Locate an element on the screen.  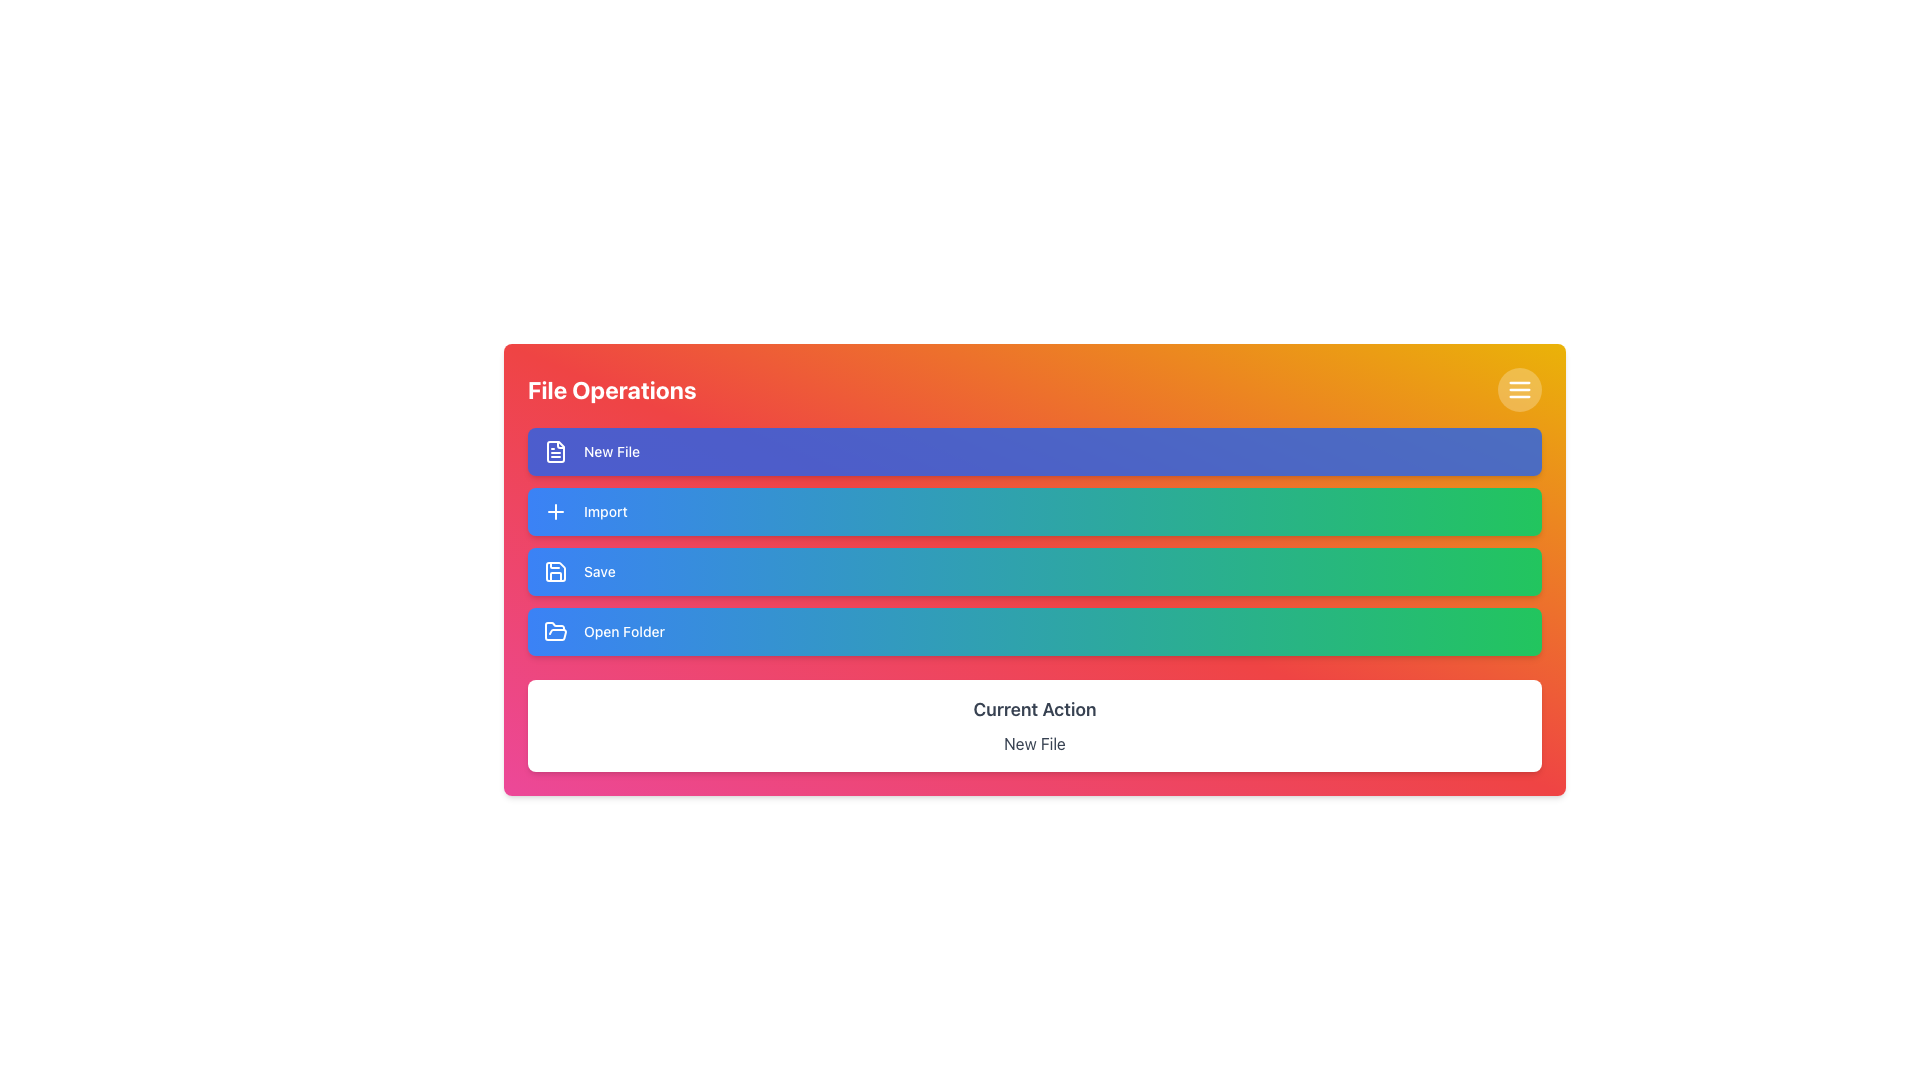
the icon that signifies an addition action, located at the left edge of the 'Import' button in the 'File Operations' list is located at coordinates (556, 511).